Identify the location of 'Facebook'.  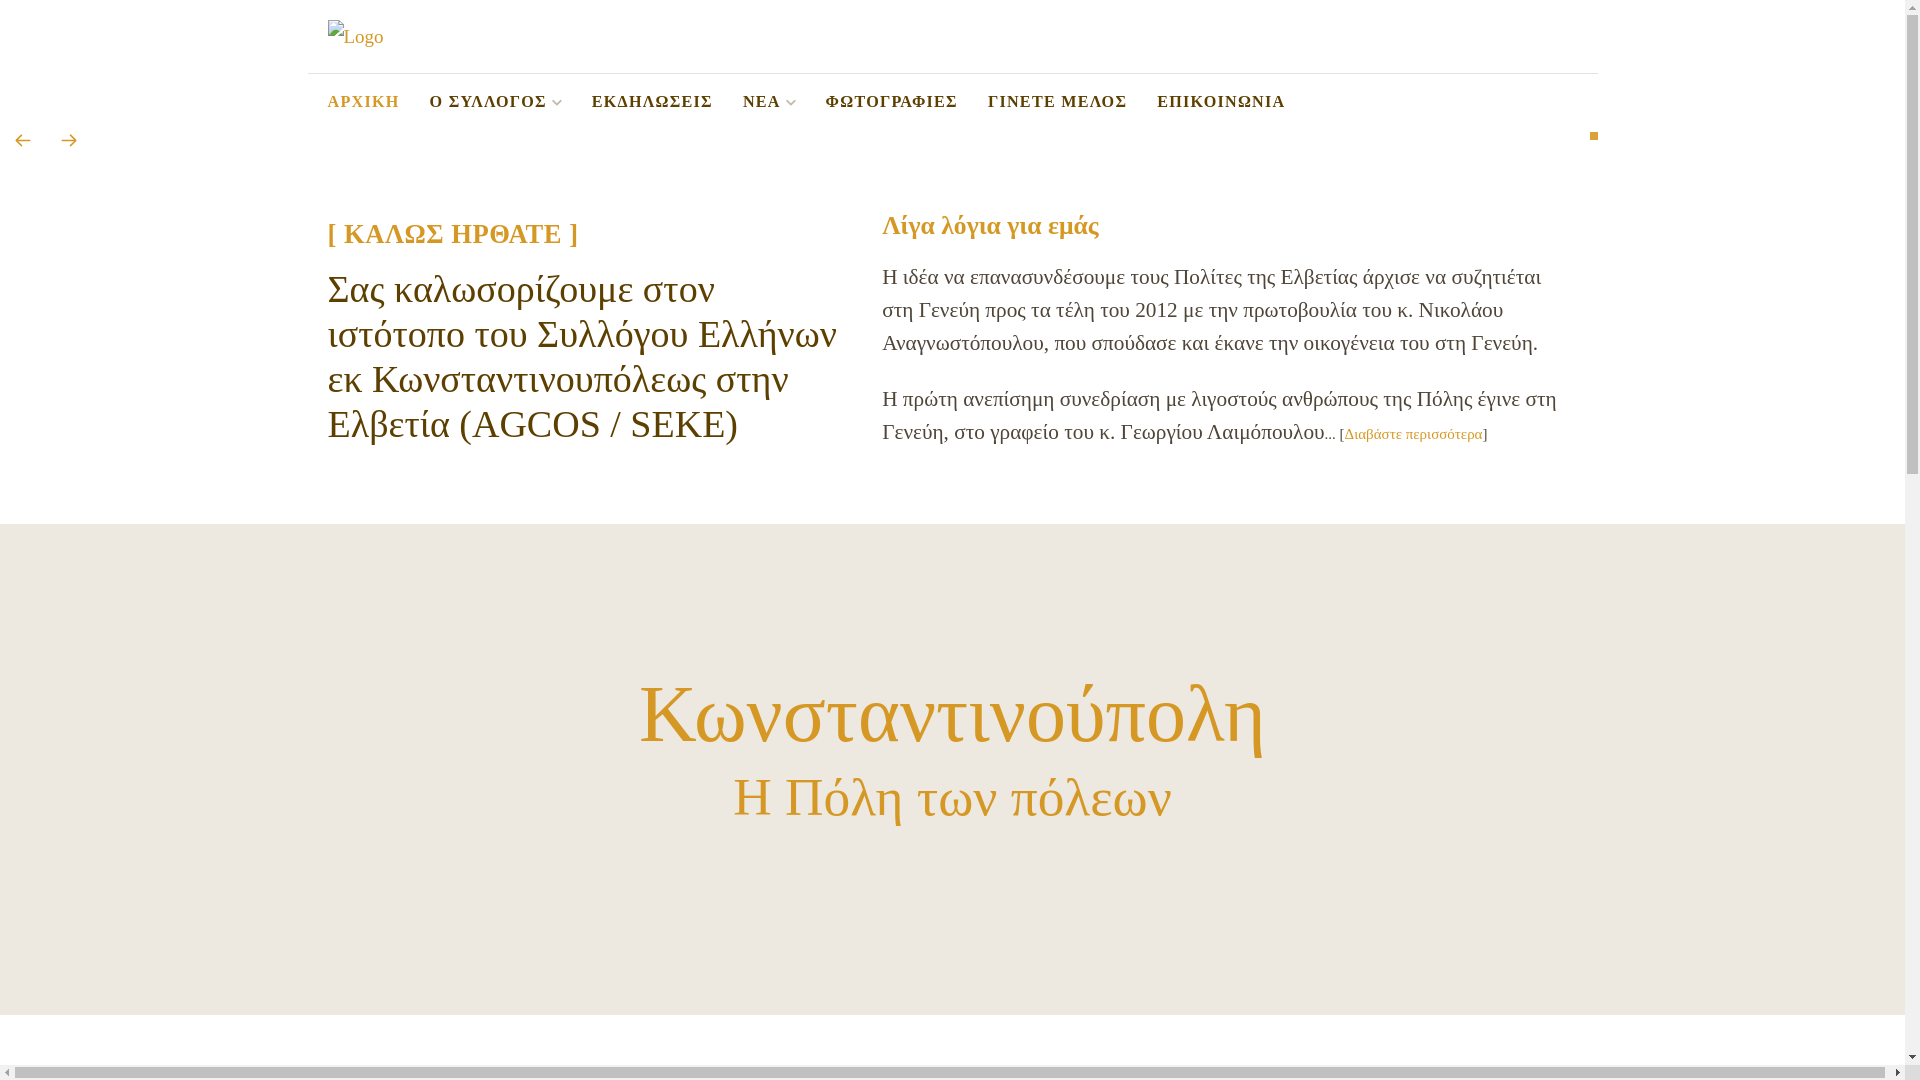
(1563, 102).